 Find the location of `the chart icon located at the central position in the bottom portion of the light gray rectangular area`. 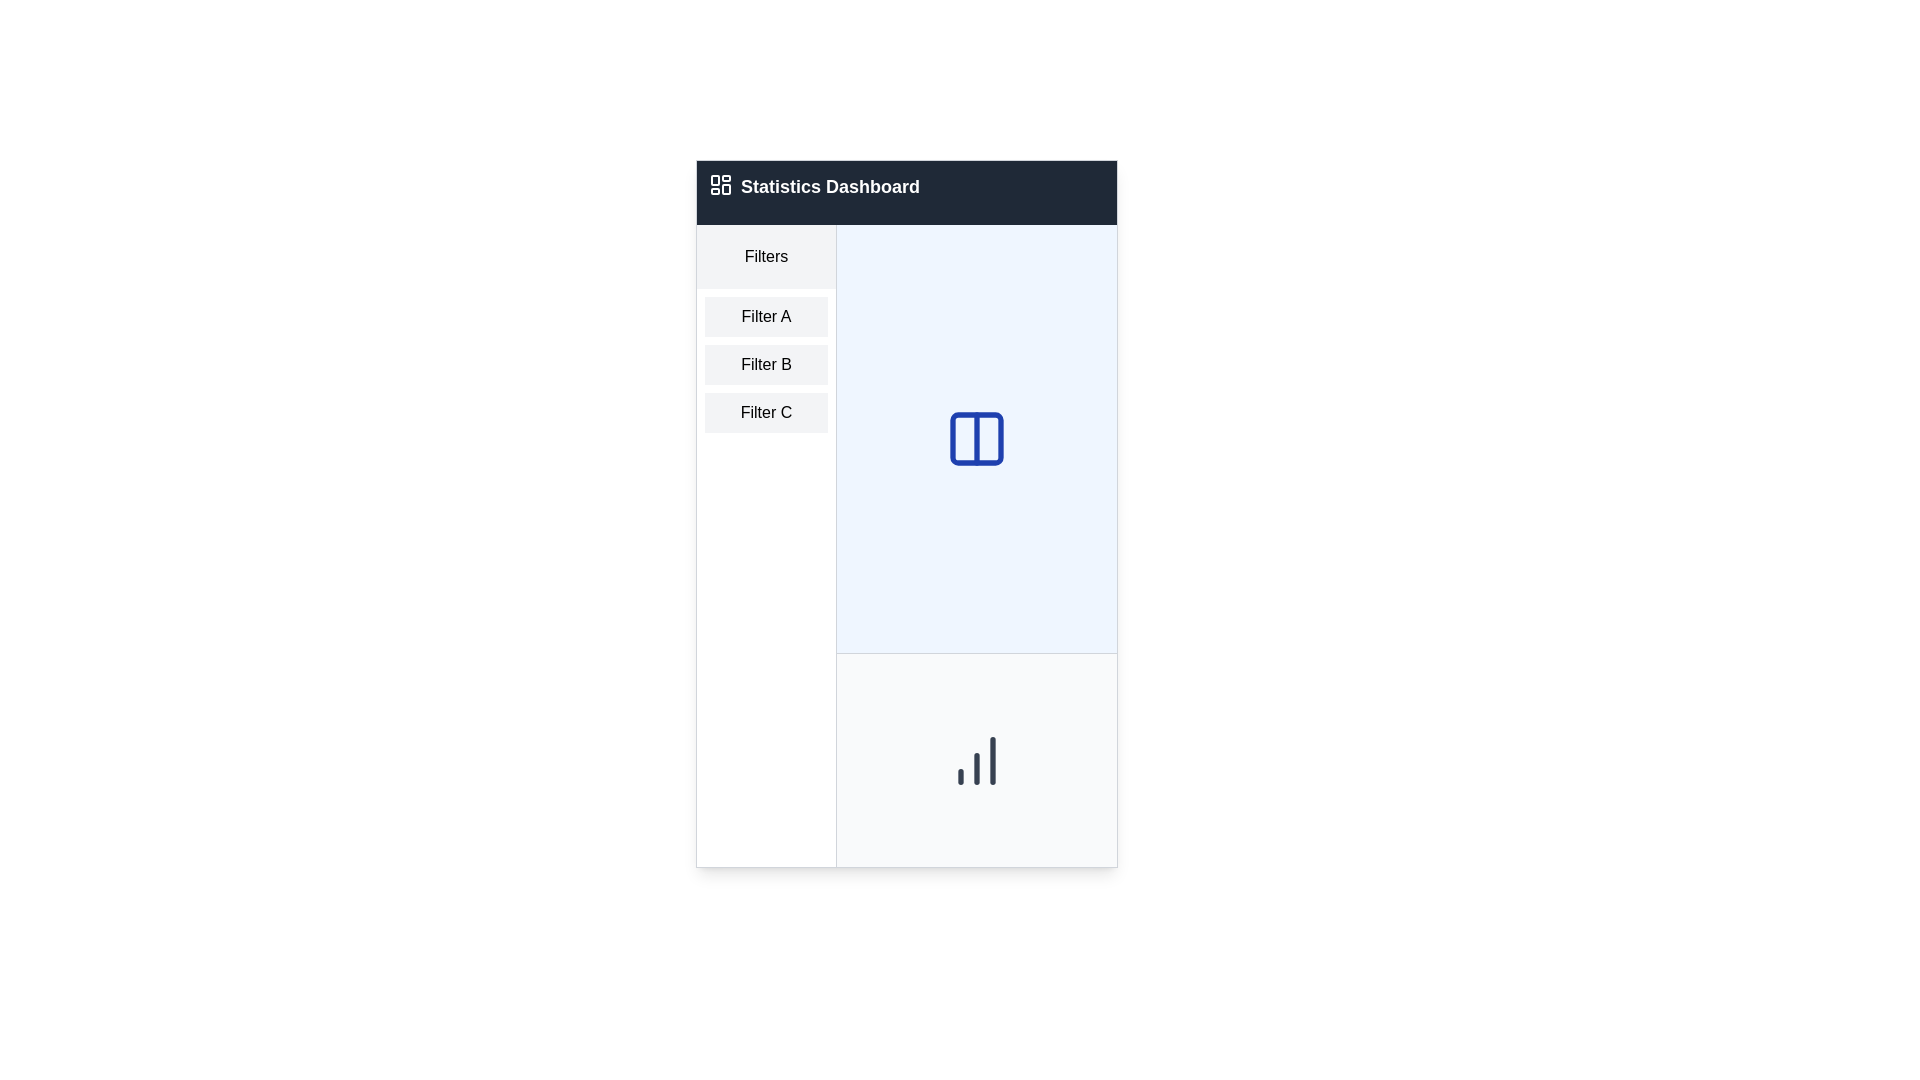

the chart icon located at the central position in the bottom portion of the light gray rectangular area is located at coordinates (976, 760).